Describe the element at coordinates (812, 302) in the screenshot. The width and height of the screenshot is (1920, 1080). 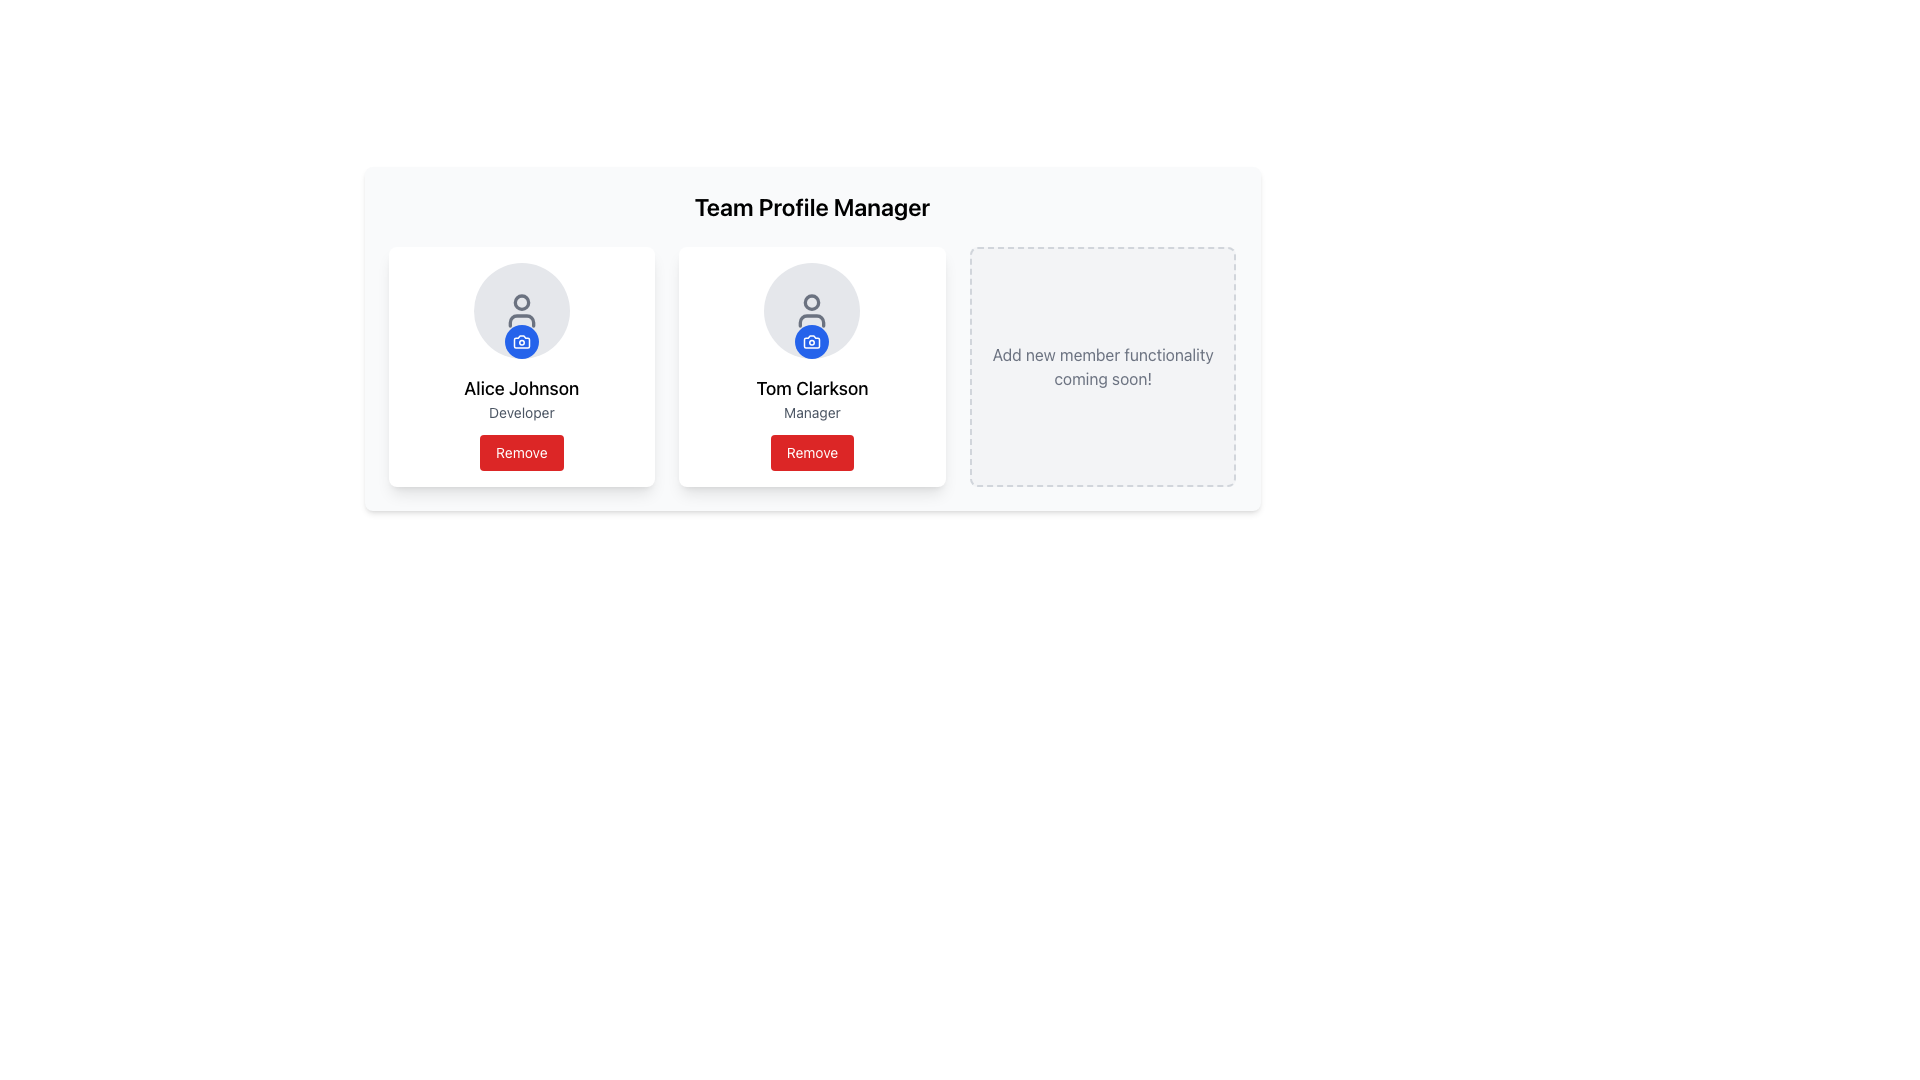
I see `the small SVG circle representing the user profile of Tom Clarkson, located at the top-center of the second card in the grid layout` at that location.